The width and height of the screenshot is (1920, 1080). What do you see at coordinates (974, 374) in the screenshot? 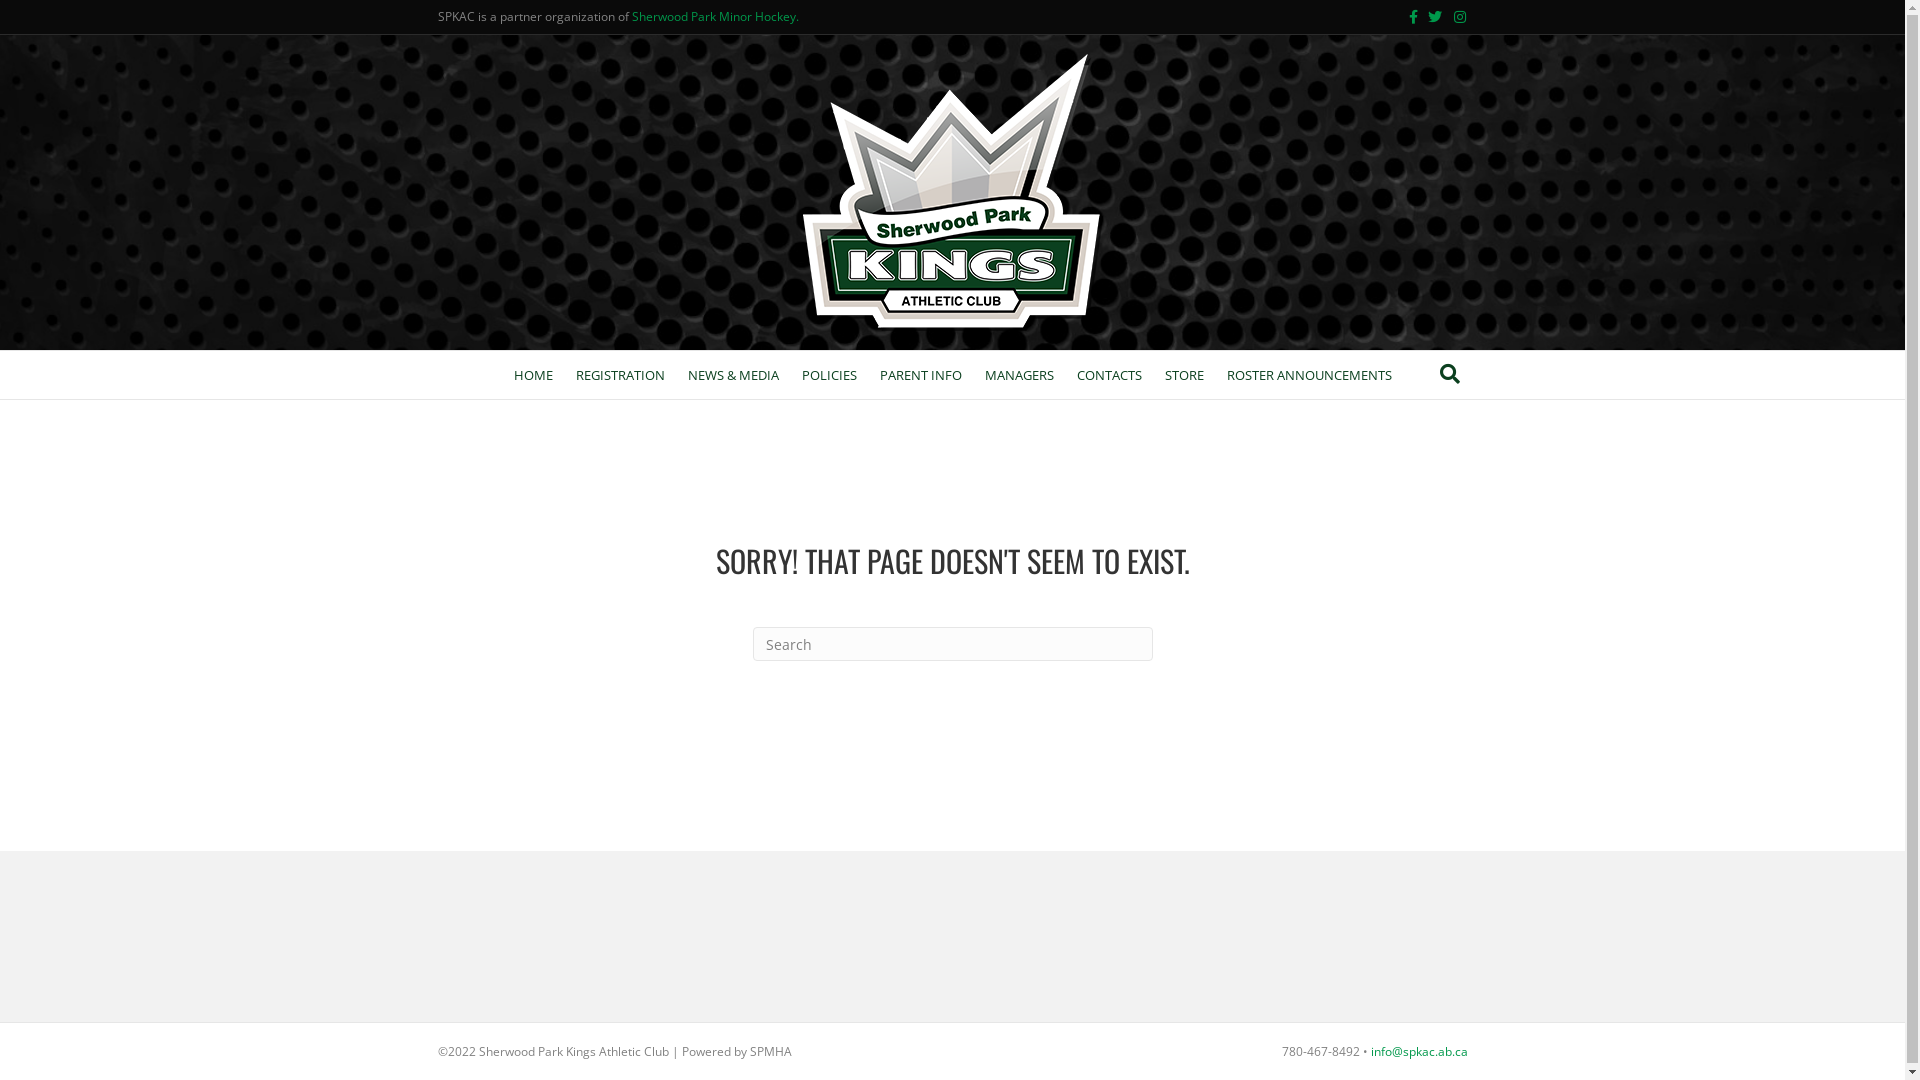
I see `'MANAGERS'` at bounding box center [974, 374].